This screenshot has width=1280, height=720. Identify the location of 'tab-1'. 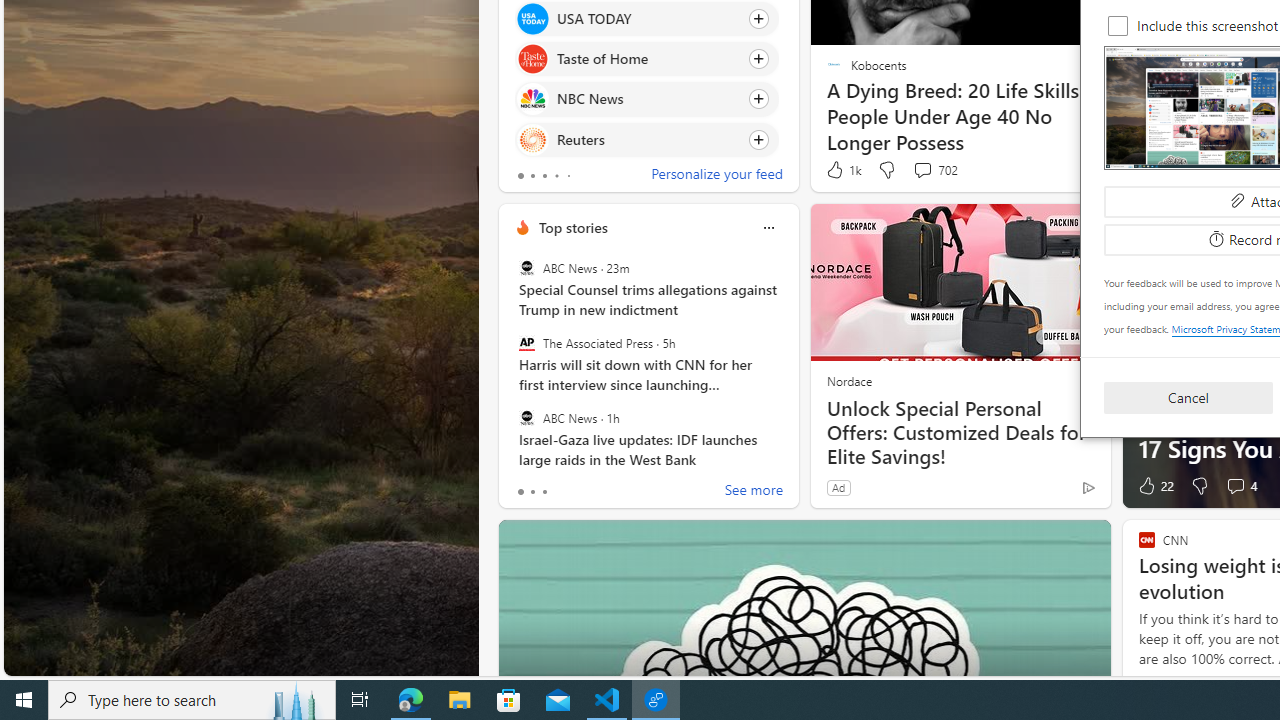
(532, 492).